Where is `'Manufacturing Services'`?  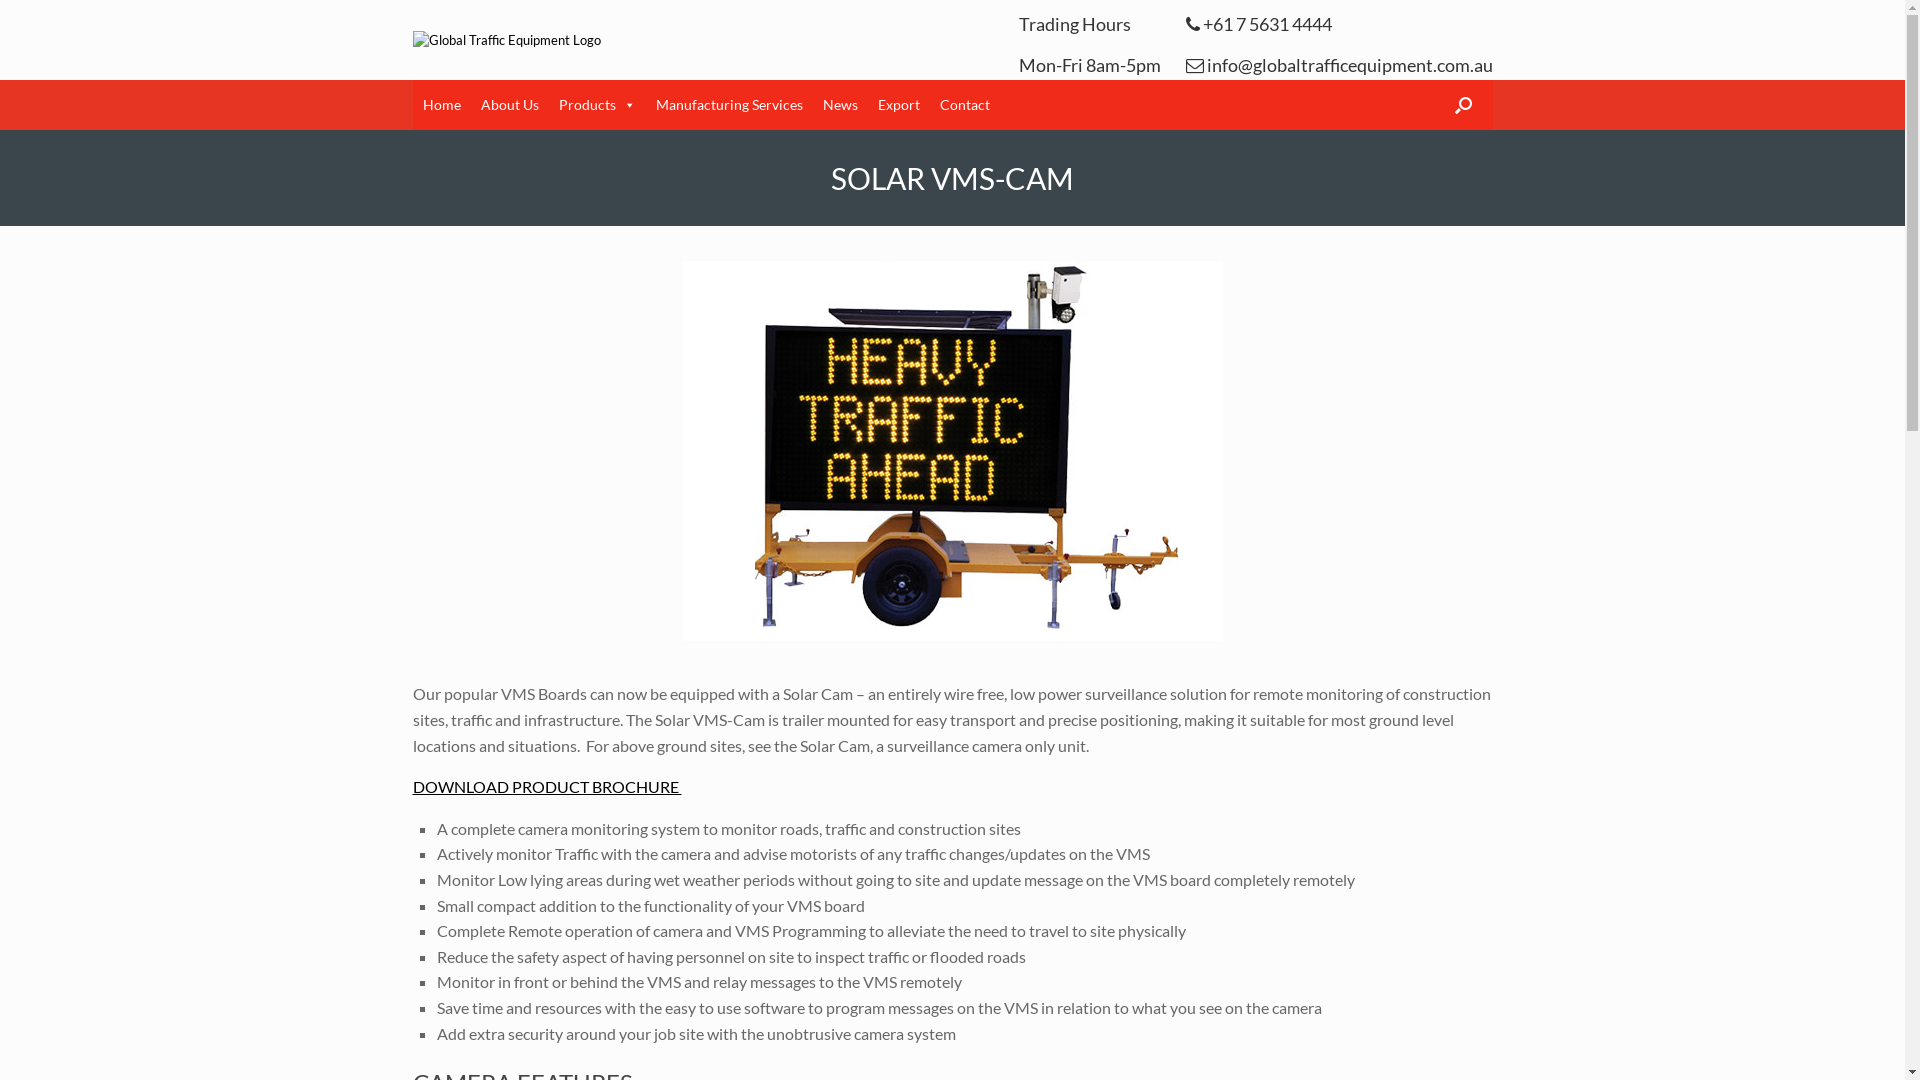 'Manufacturing Services' is located at coordinates (728, 104).